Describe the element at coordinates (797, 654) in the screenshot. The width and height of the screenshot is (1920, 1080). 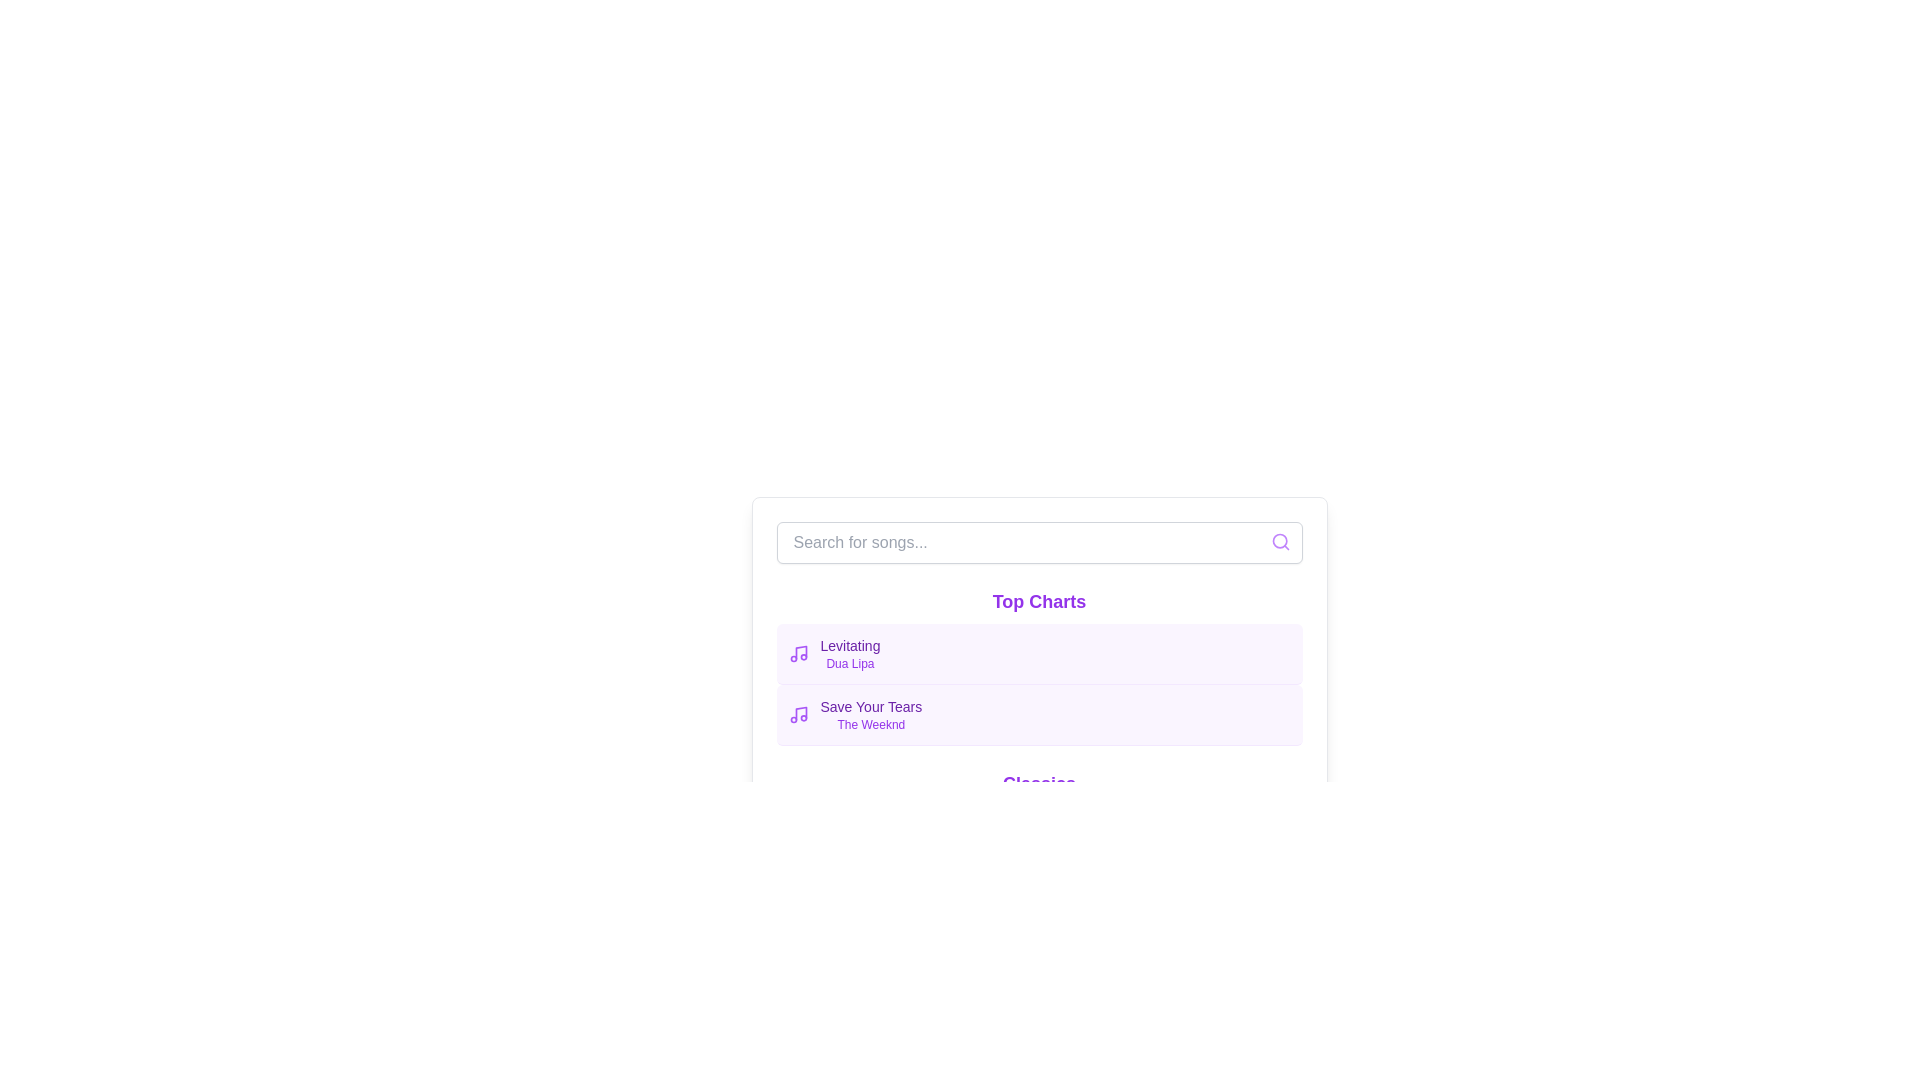
I see `the musical note icon associated with 'Levitating Dua Lipa' in the Top Charts section` at that location.